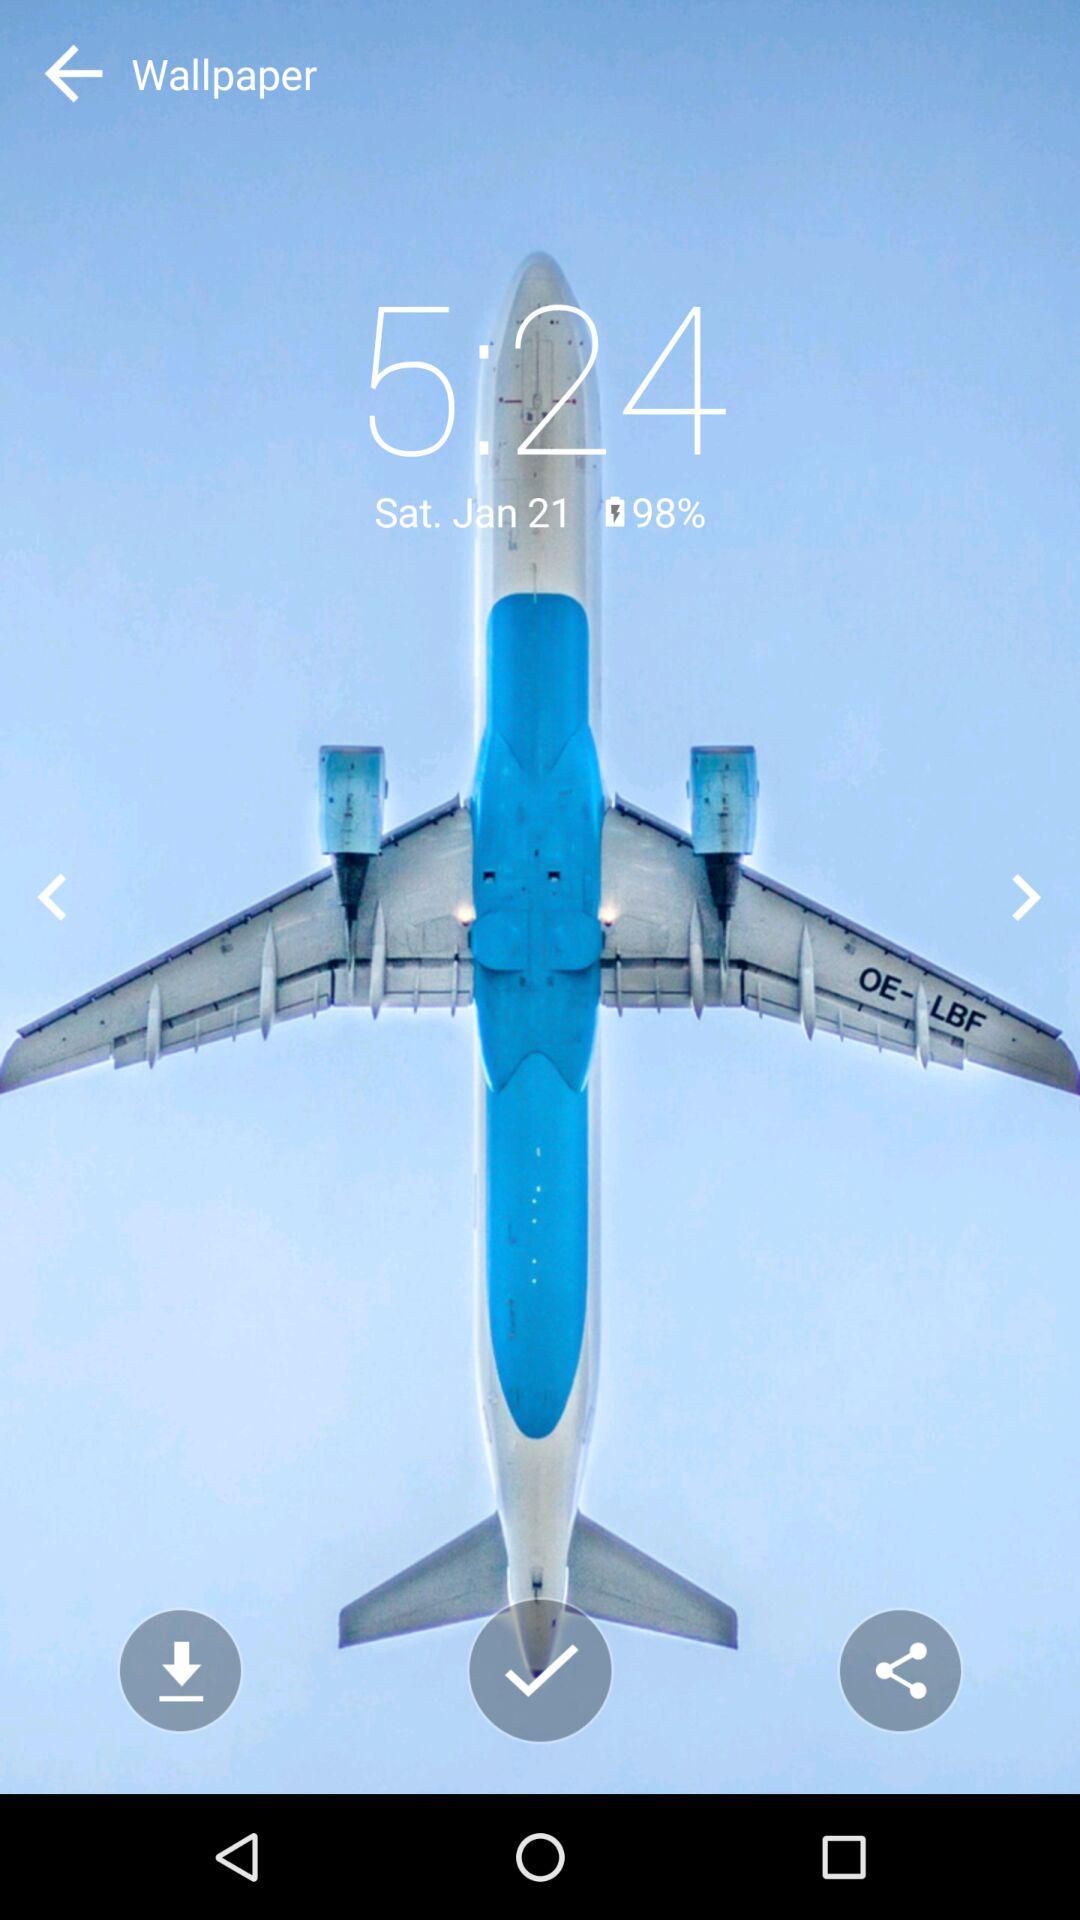 The image size is (1080, 1920). Describe the element at coordinates (540, 1670) in the screenshot. I see `the check icon` at that location.